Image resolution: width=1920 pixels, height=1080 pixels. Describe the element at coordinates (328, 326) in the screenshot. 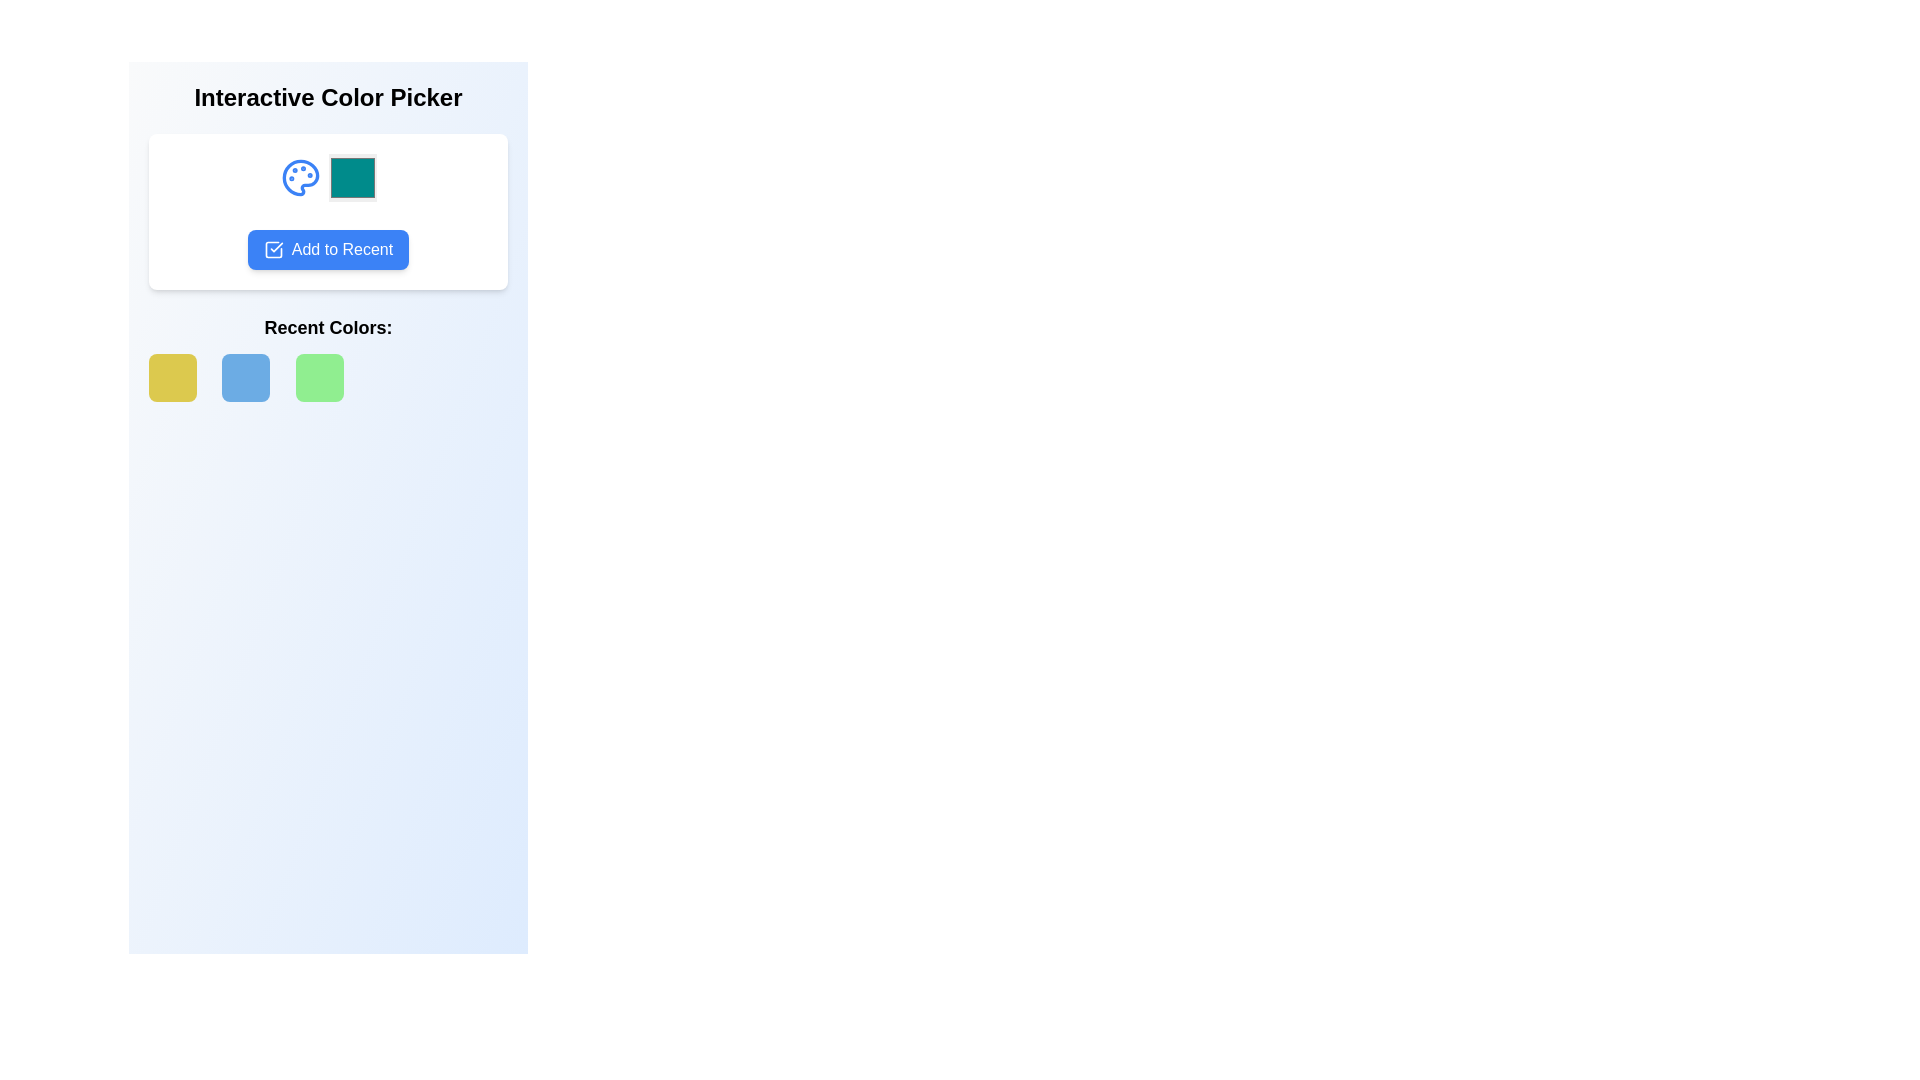

I see `the text header labeled 'Recent Colors:' which is styled in bold and larger size, located just above the color squares grid` at that location.